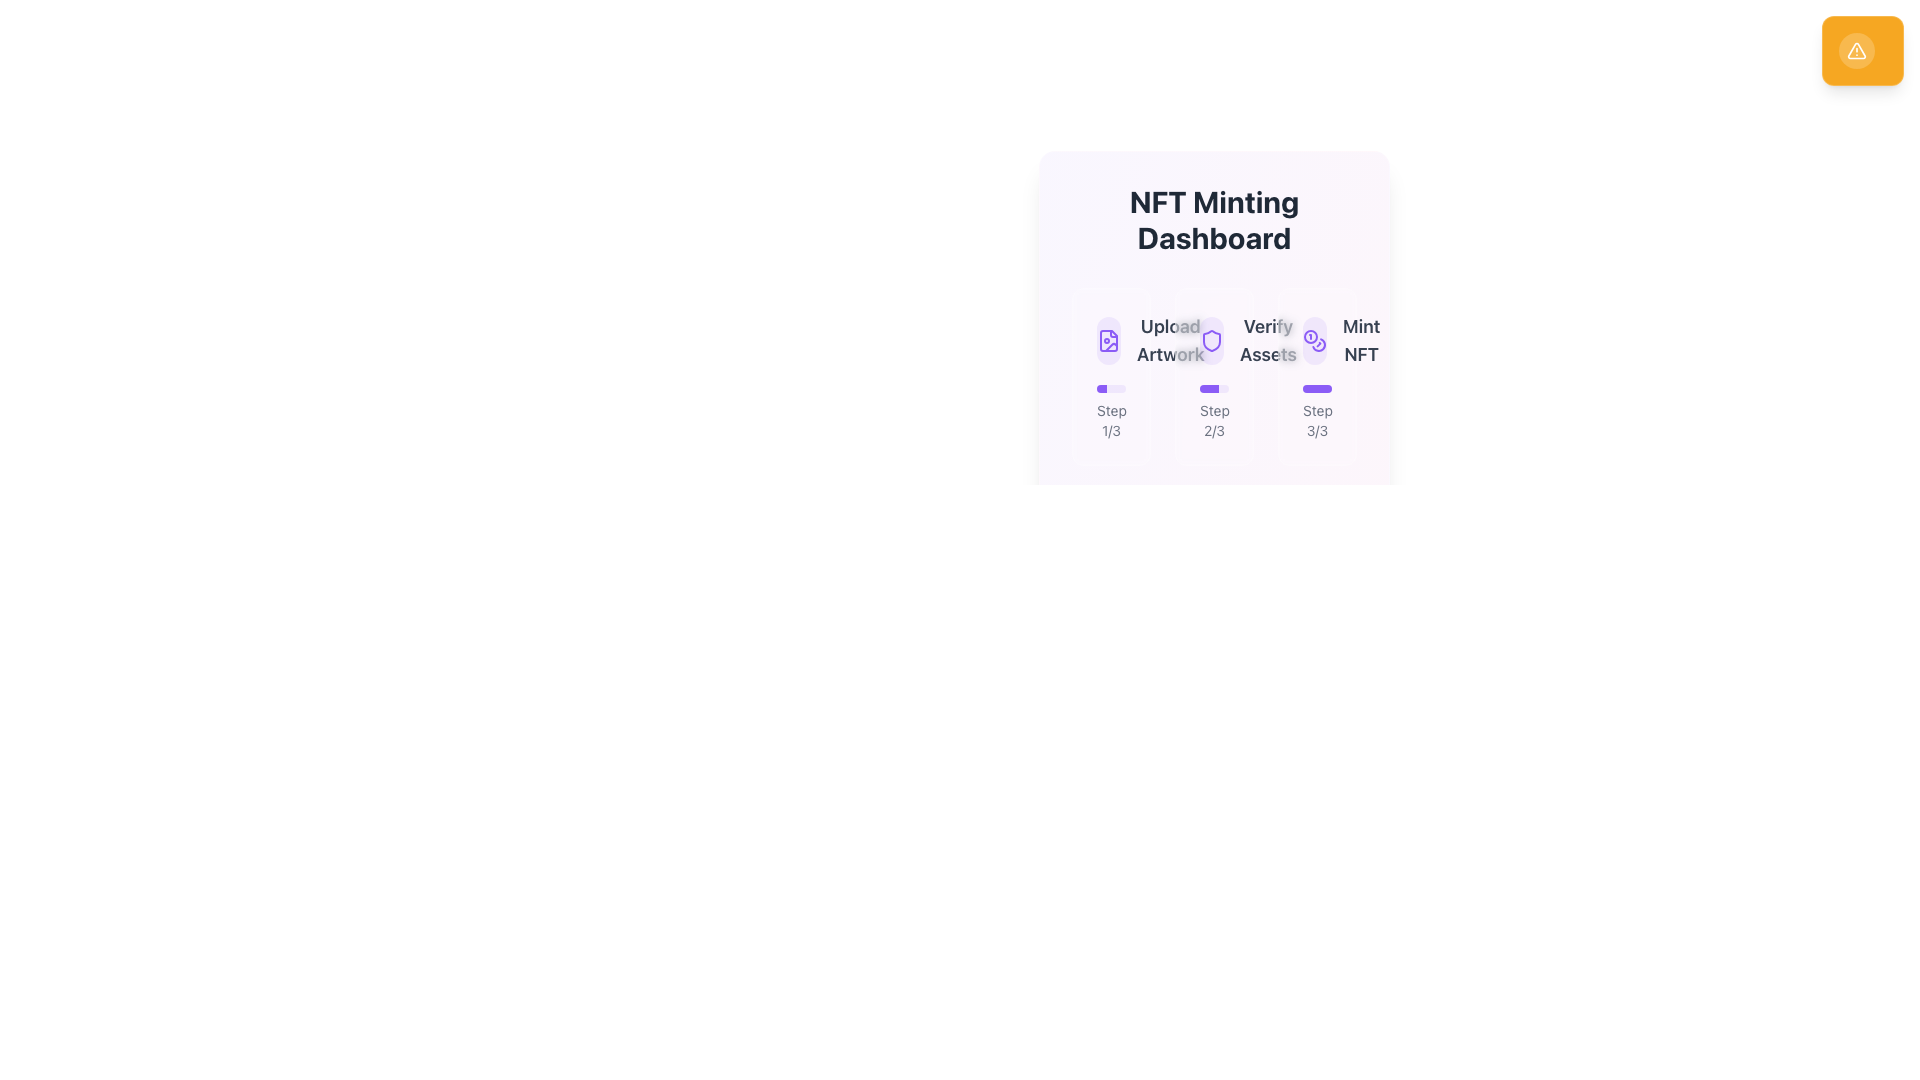  I want to click on the text and progress indicator displaying 'Step 3/3' at the bottom-center of the 'Mint NFT' card, so click(1317, 411).